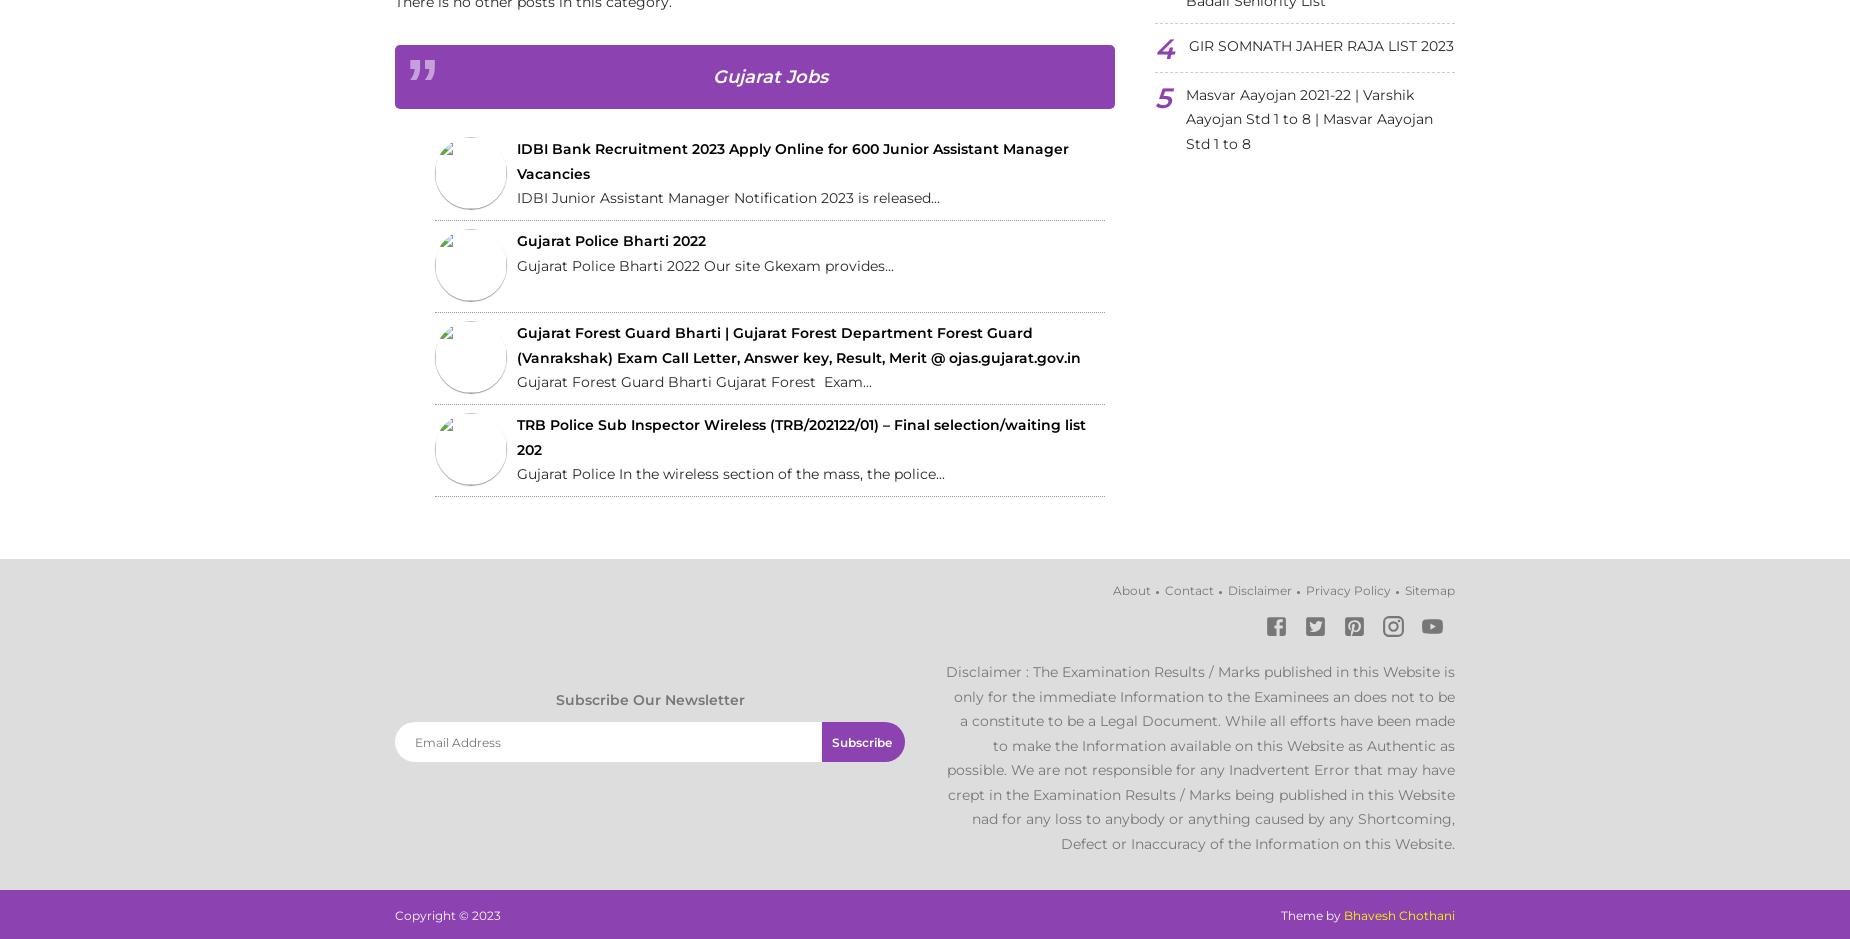 Image resolution: width=1850 pixels, height=939 pixels. Describe the element at coordinates (611, 241) in the screenshot. I see `'Gujarat Police Bharti 2022'` at that location.